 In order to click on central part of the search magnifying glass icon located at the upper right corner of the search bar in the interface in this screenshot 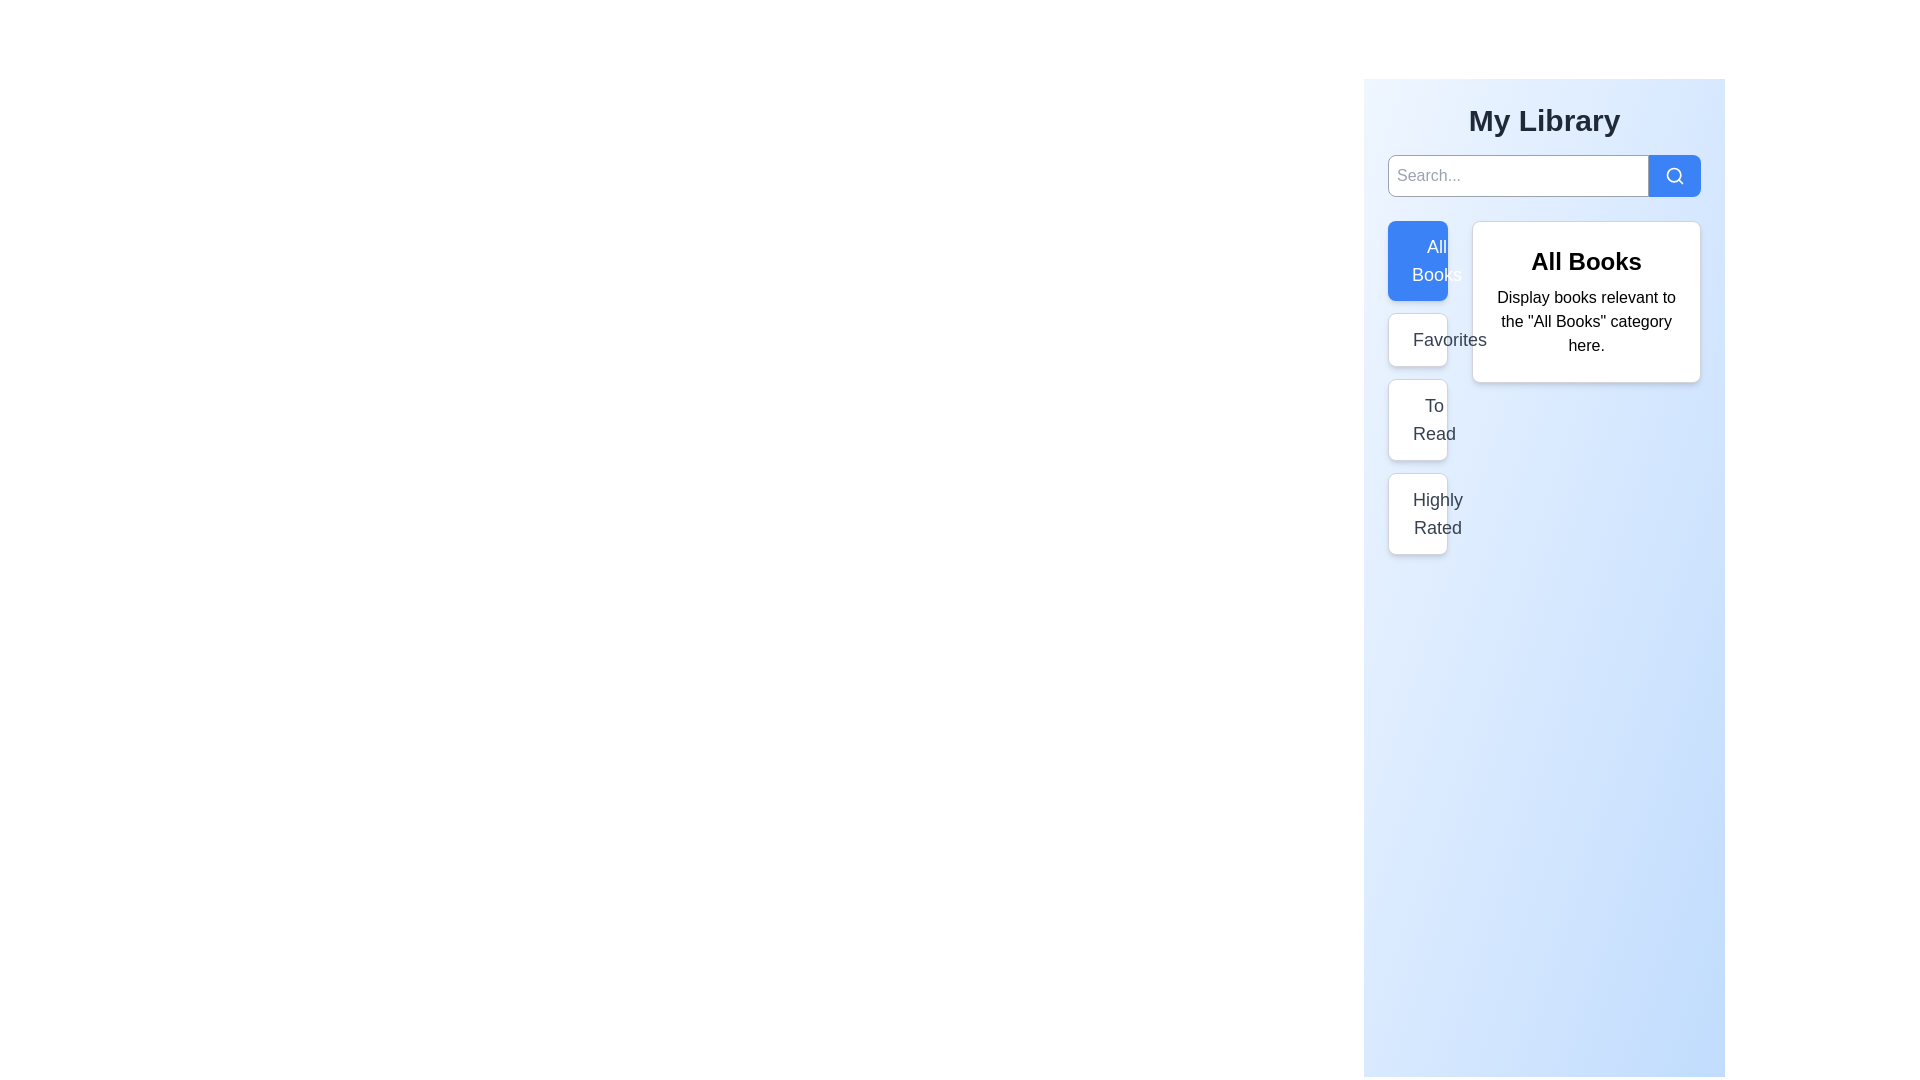, I will do `click(1674, 174)`.